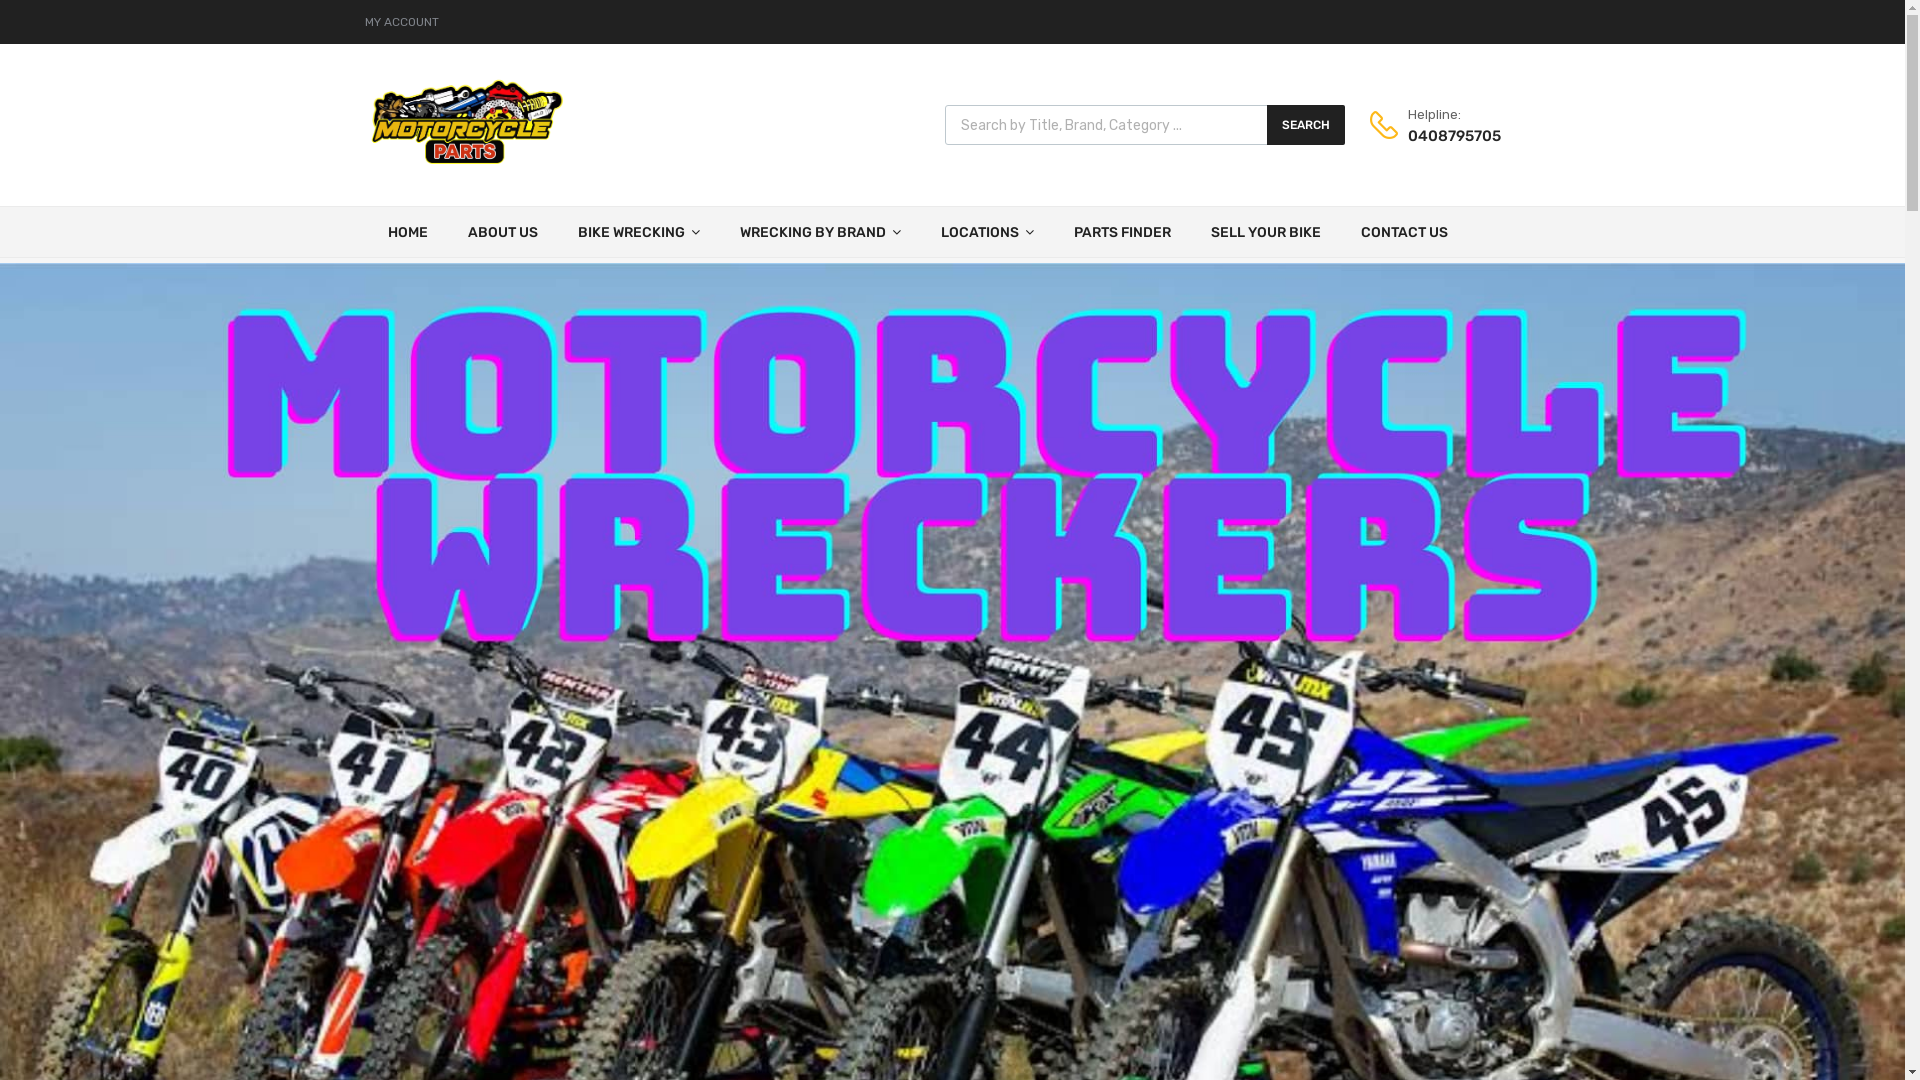  I want to click on 'BIKE WRECKING', so click(557, 230).